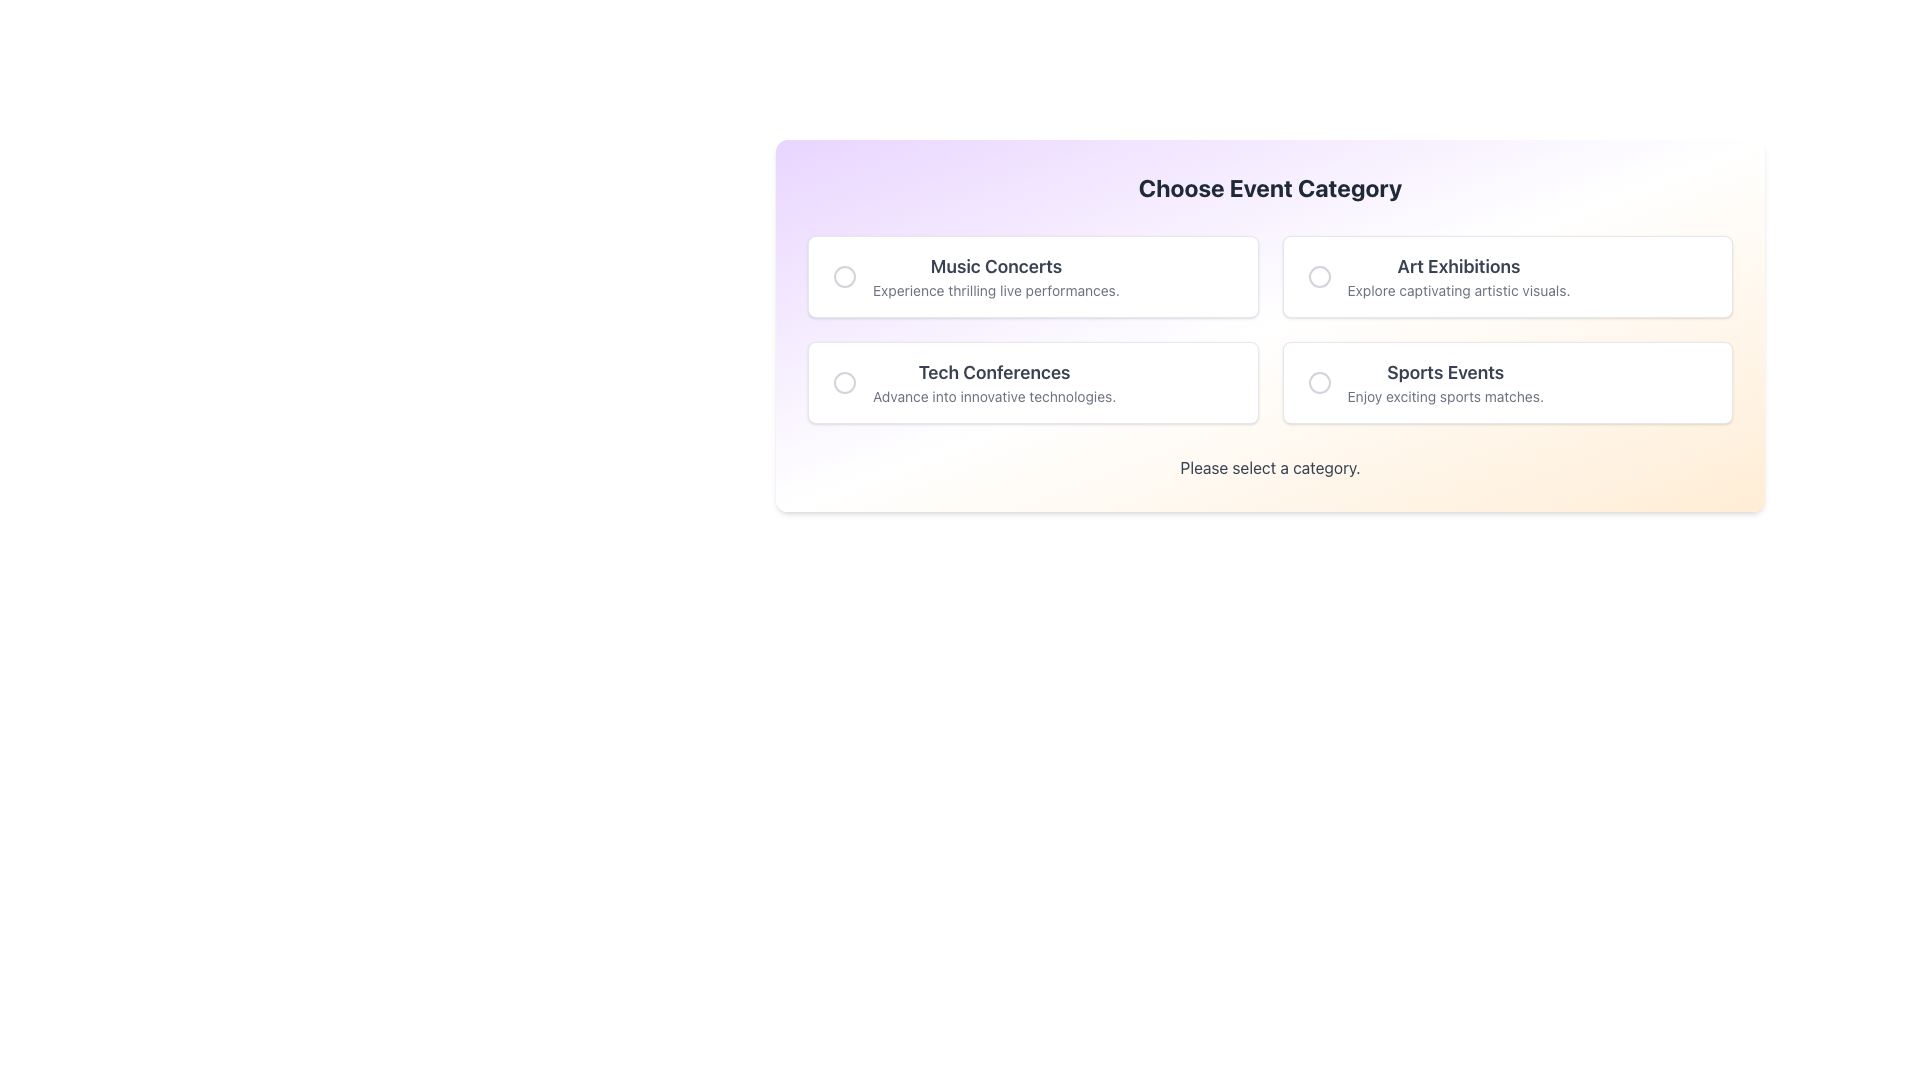  Describe the element at coordinates (844, 382) in the screenshot. I see `the circular radio button indicator with a thin gray border for the 'Tech Conferences' selection in the vertical list of categories` at that location.